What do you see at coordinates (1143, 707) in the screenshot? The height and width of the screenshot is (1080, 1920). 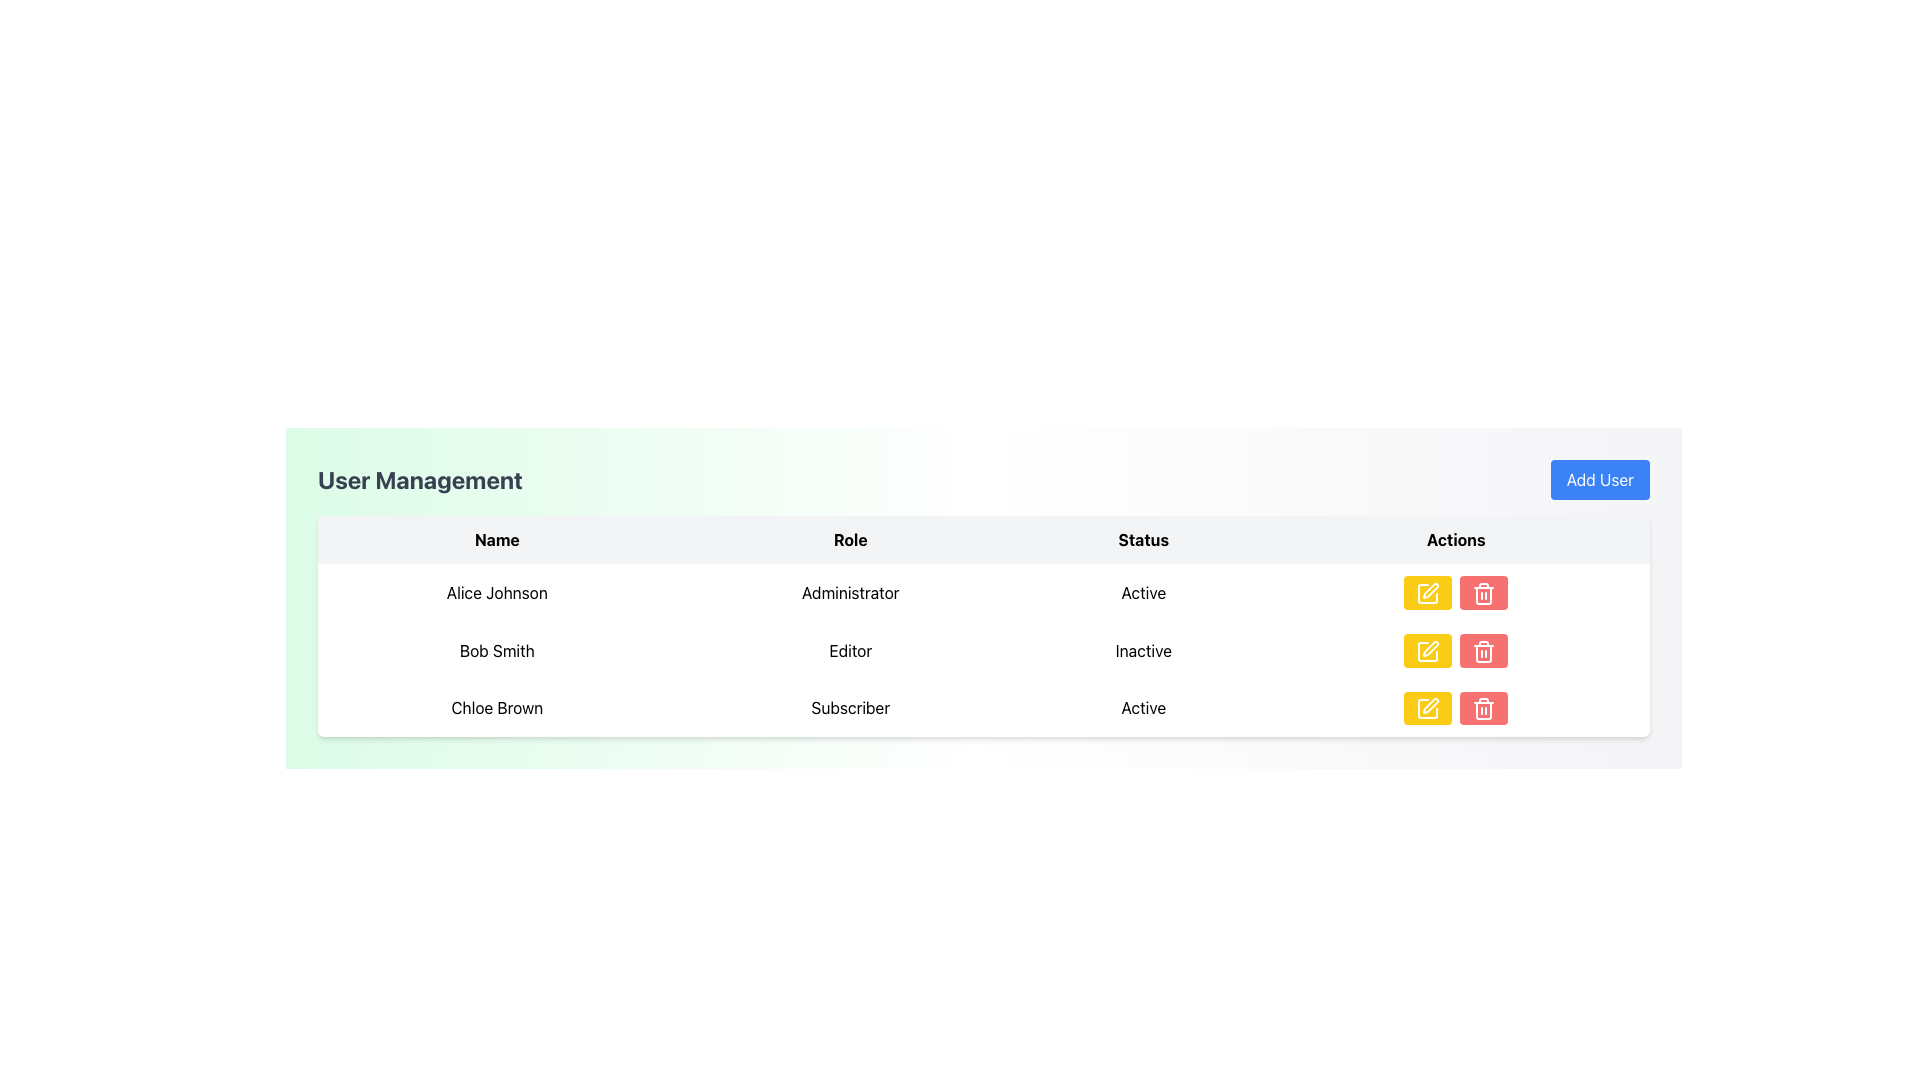 I see `the 'Active' status label located in the third column of the third row under the 'Status' header in a tabular layout` at bounding box center [1143, 707].